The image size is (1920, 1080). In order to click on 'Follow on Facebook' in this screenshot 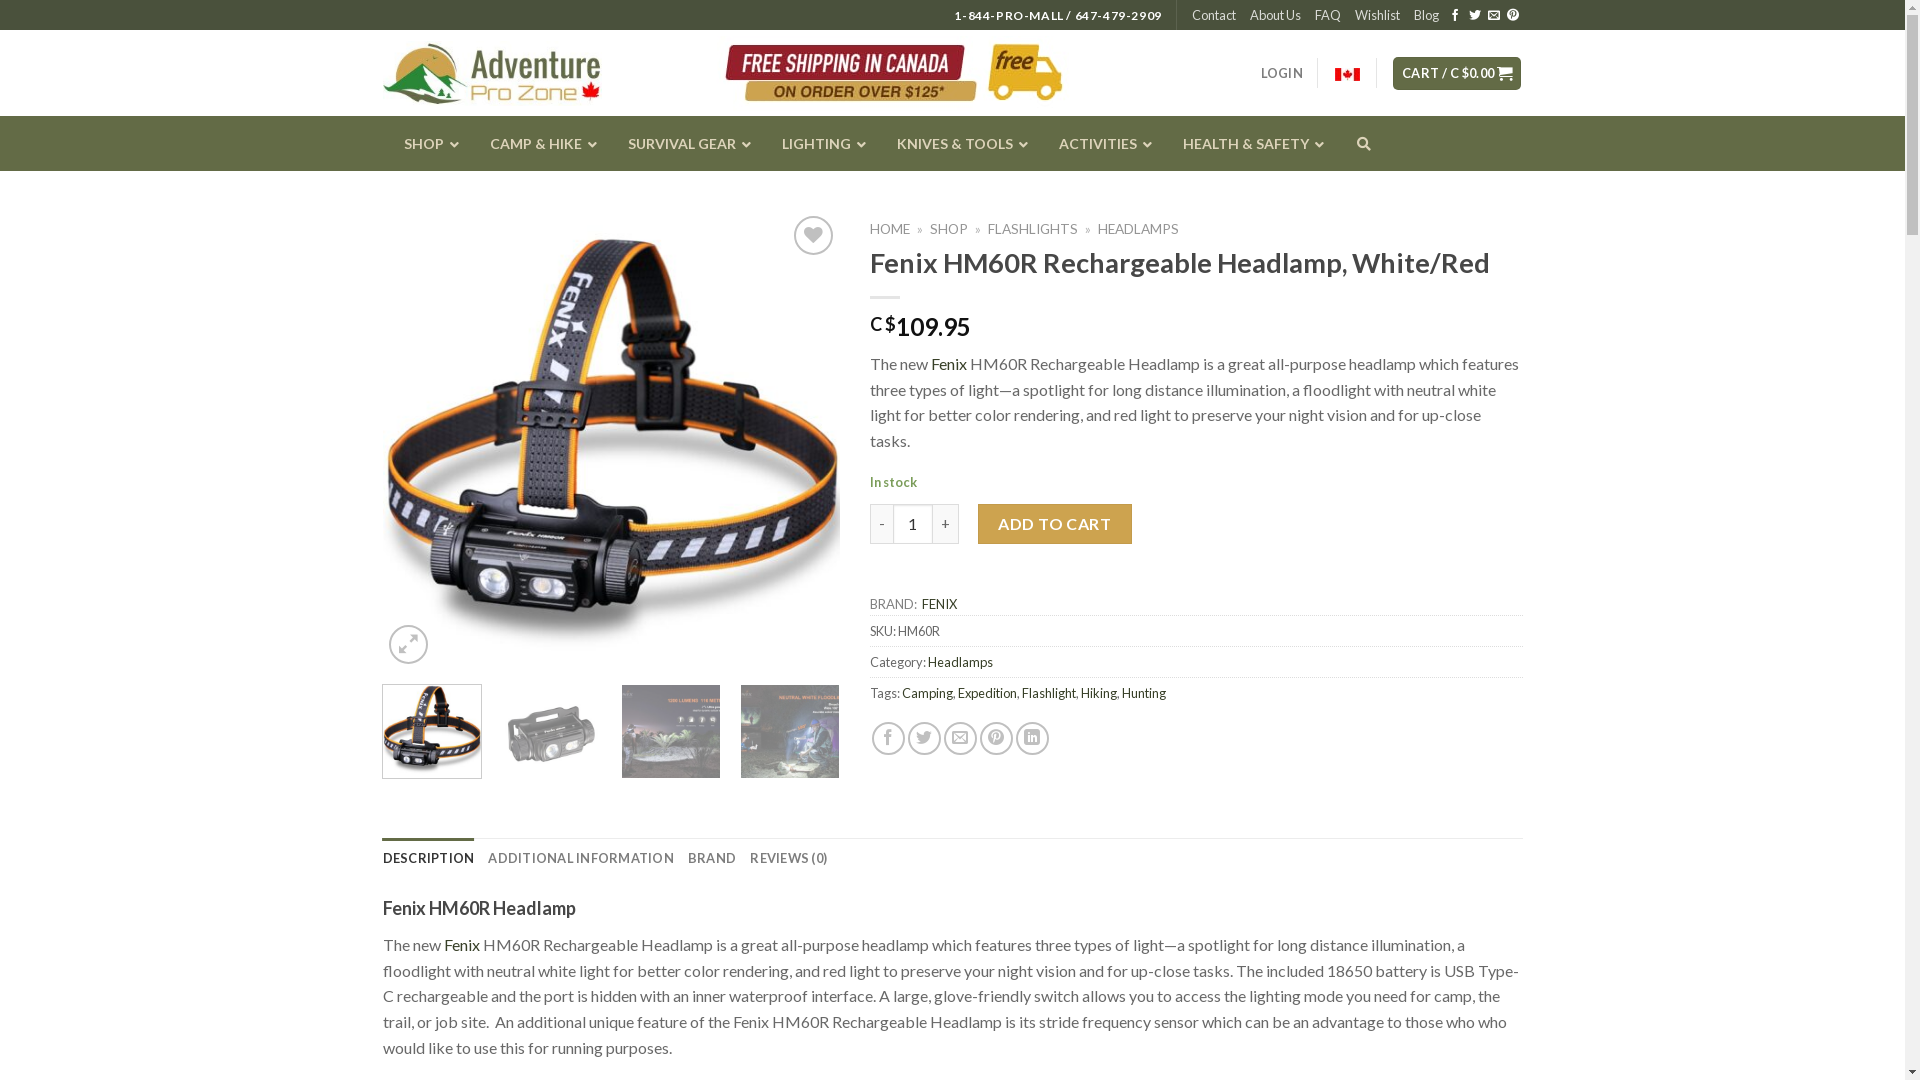, I will do `click(1454, 15)`.